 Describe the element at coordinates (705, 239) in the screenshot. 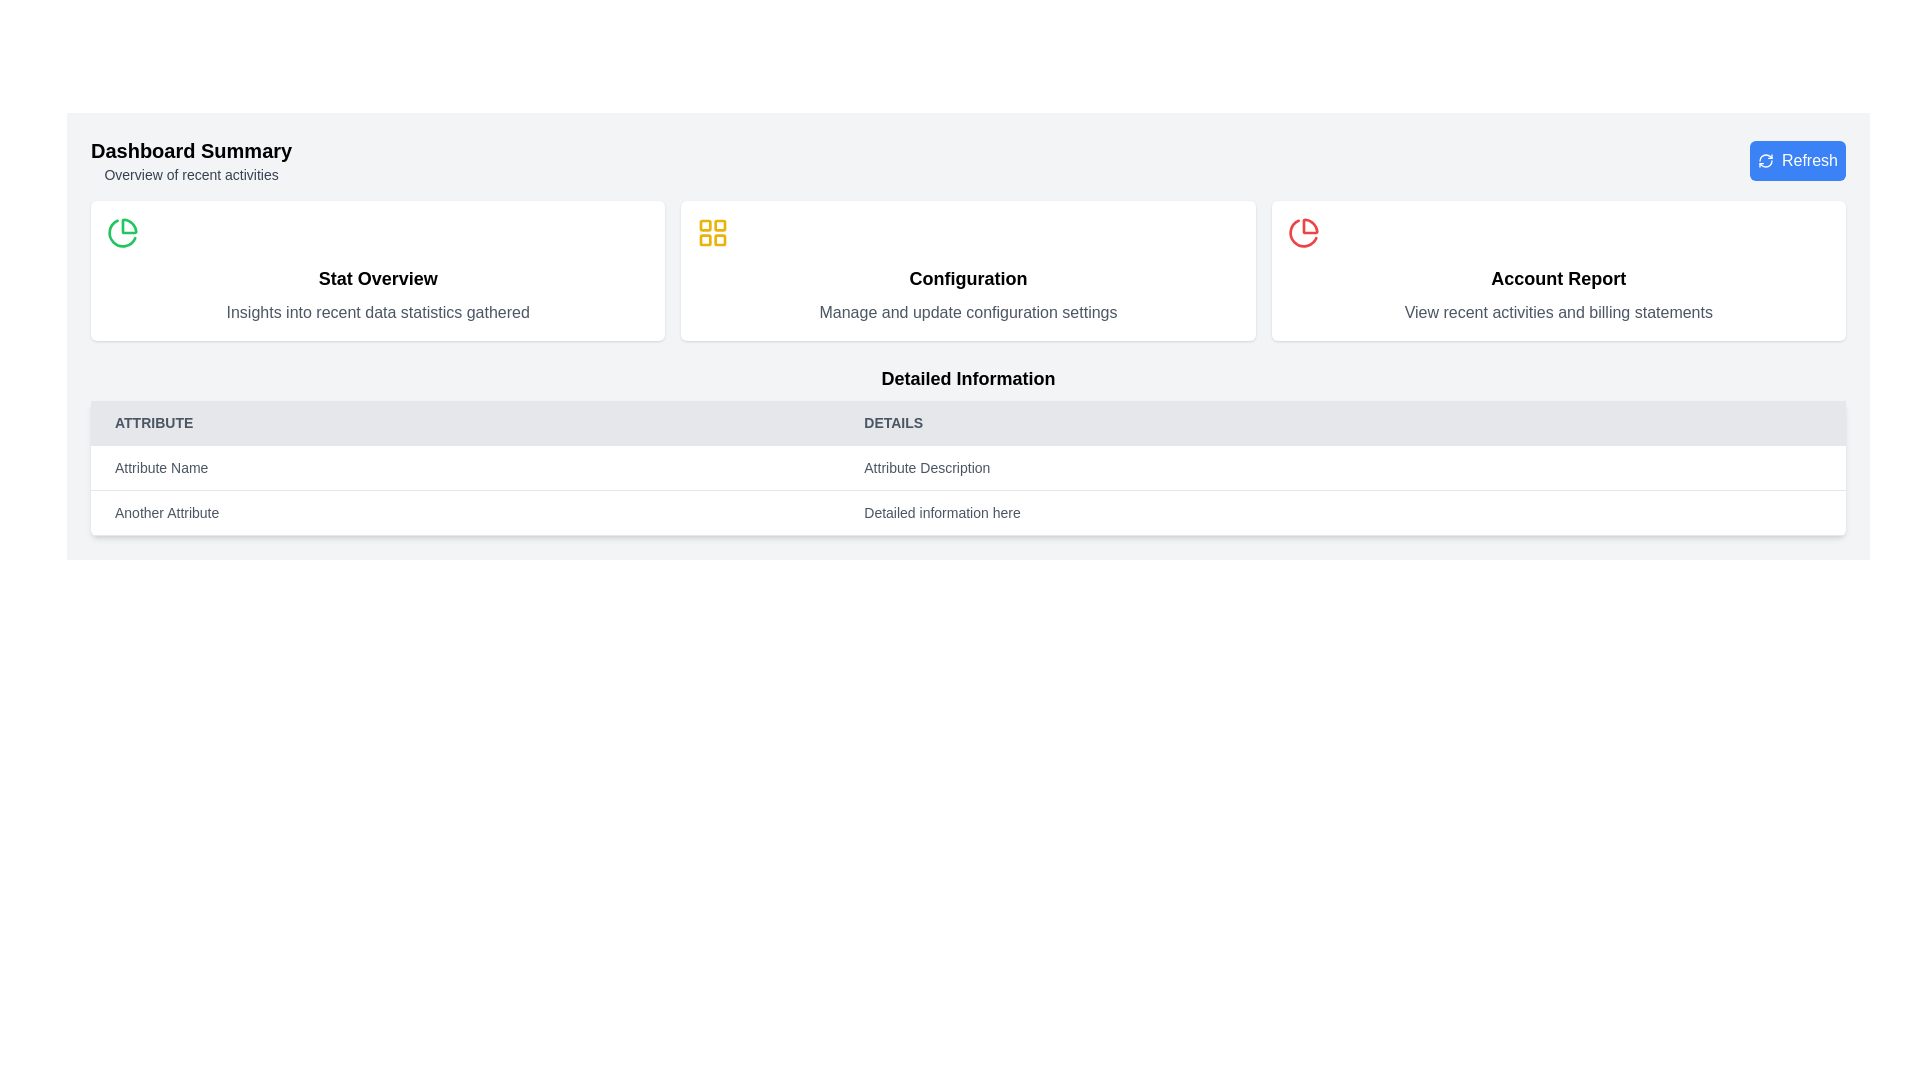

I see `the bottom-left icon segment in the 2x2 grid, located above the 'Configuration' label` at that location.